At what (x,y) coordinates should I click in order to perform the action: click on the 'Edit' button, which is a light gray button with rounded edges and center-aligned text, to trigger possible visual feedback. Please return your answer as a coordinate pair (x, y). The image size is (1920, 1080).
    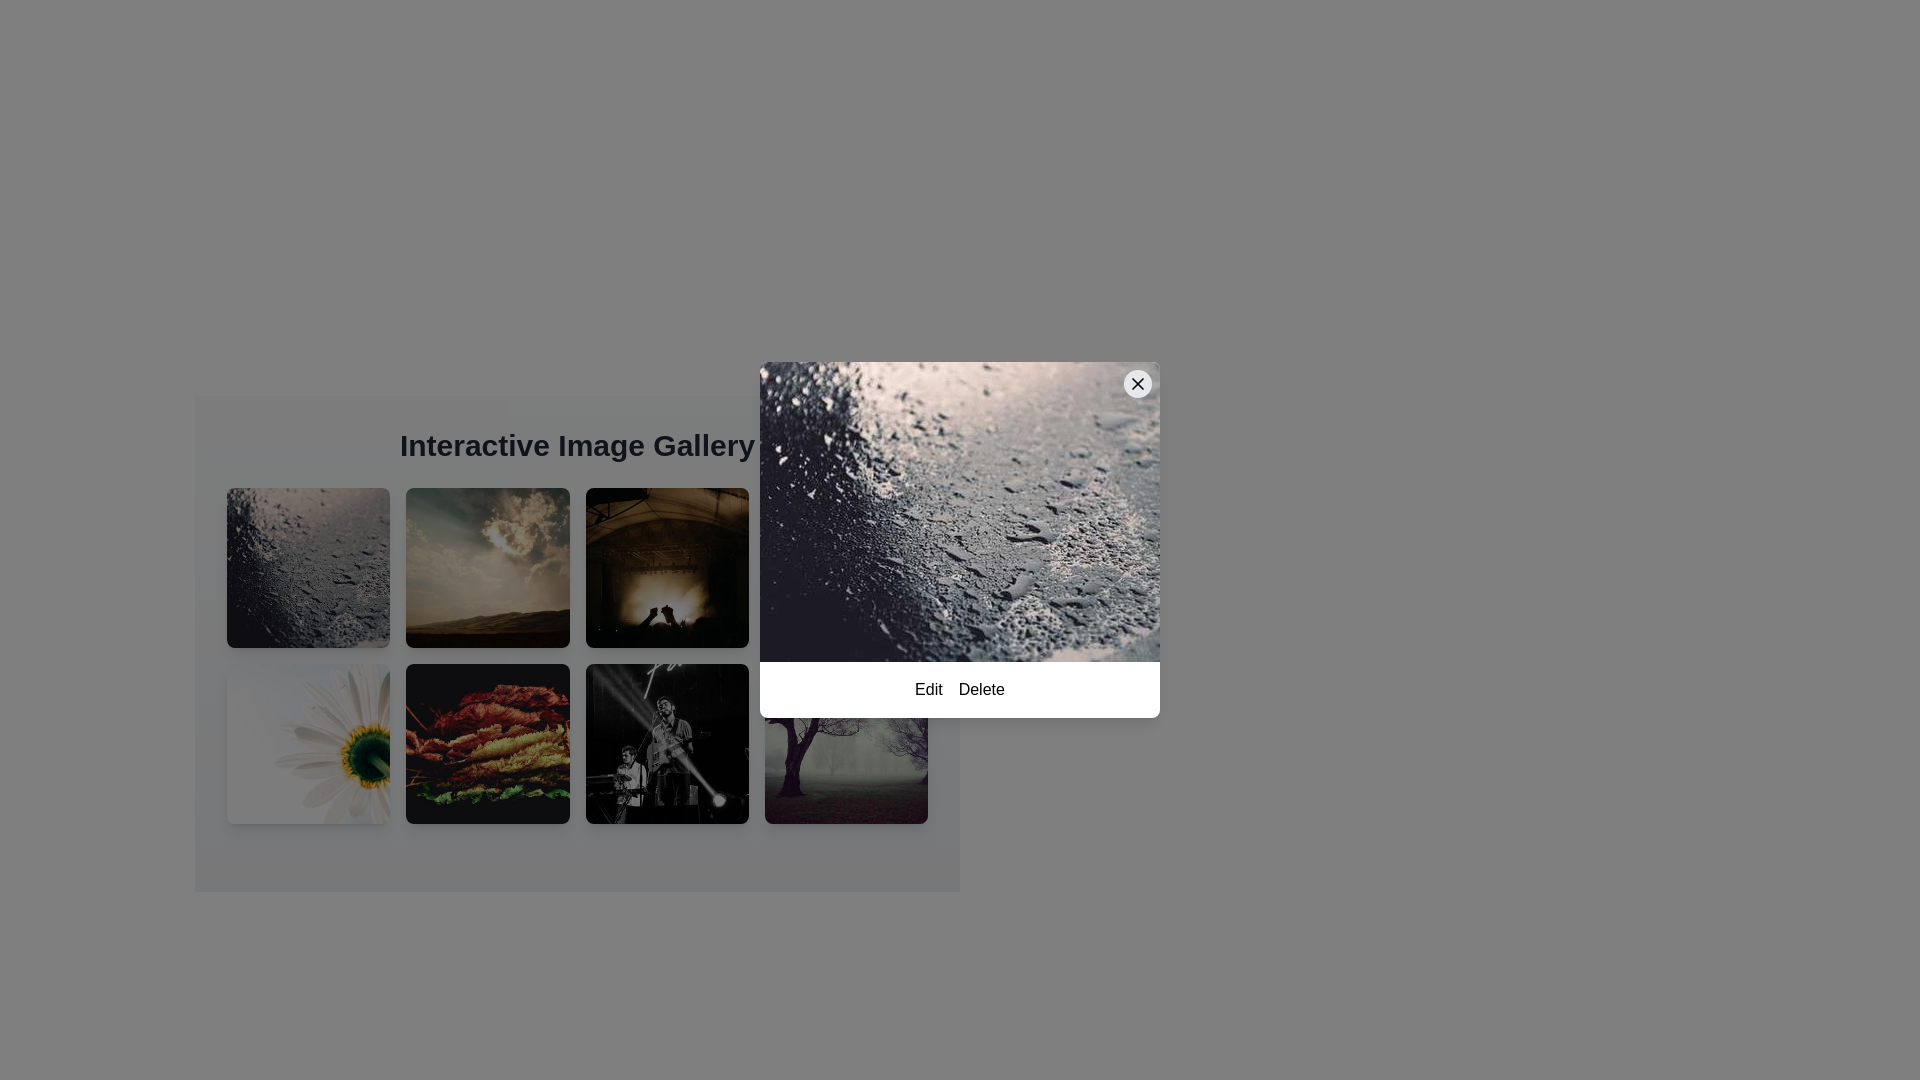
    Looking at the image, I should click on (927, 689).